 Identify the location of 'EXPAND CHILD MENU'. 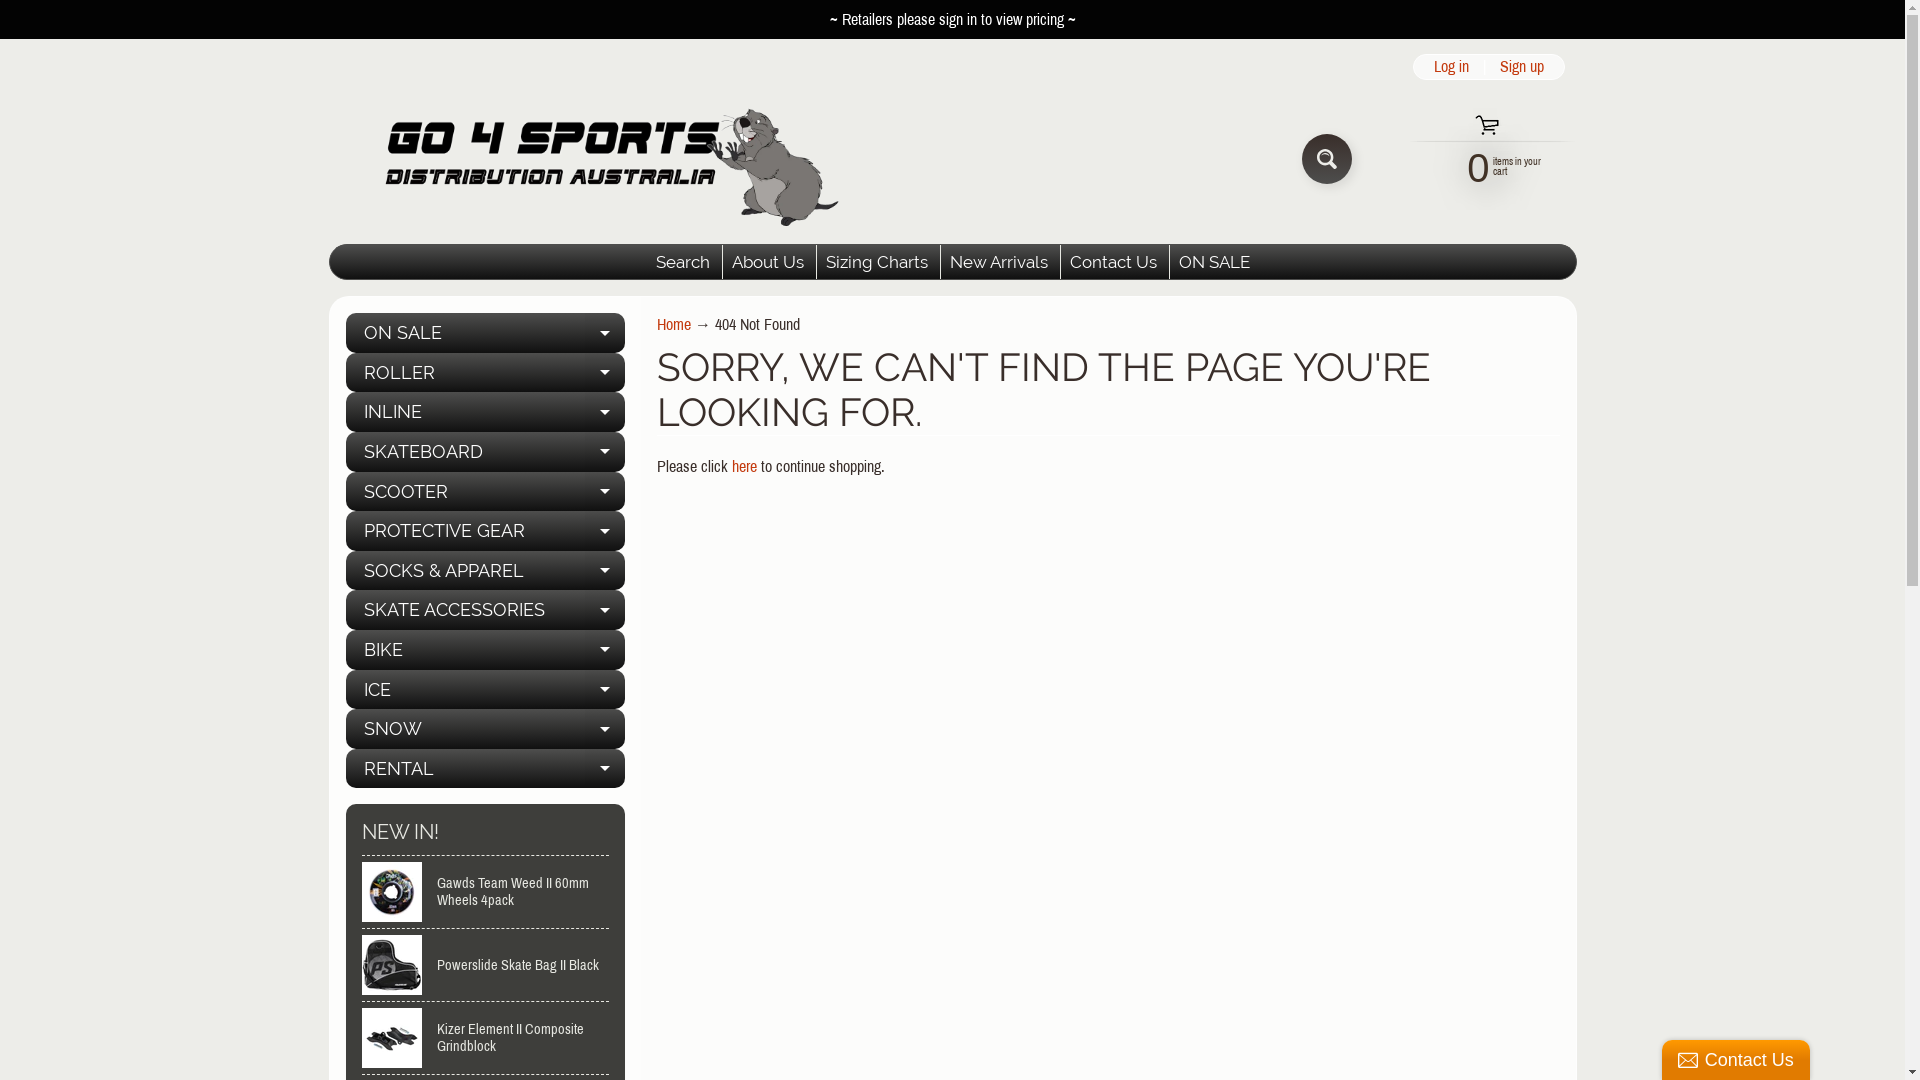
(603, 650).